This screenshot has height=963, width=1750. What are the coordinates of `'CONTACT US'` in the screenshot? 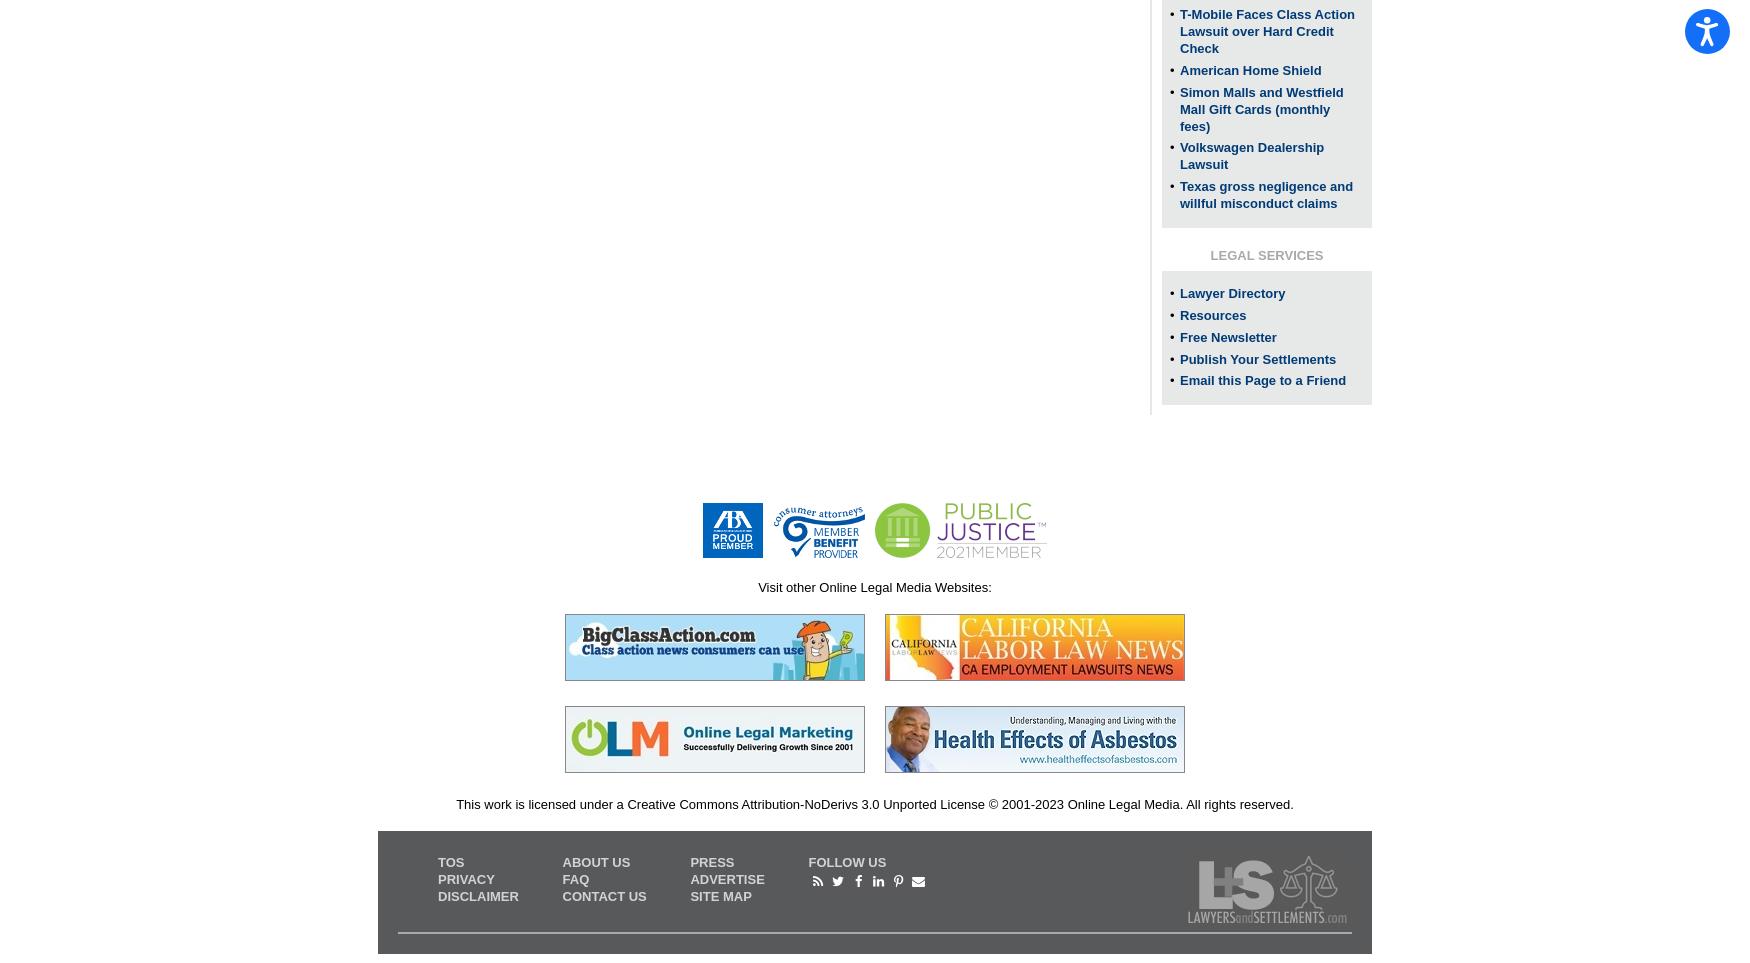 It's located at (603, 894).